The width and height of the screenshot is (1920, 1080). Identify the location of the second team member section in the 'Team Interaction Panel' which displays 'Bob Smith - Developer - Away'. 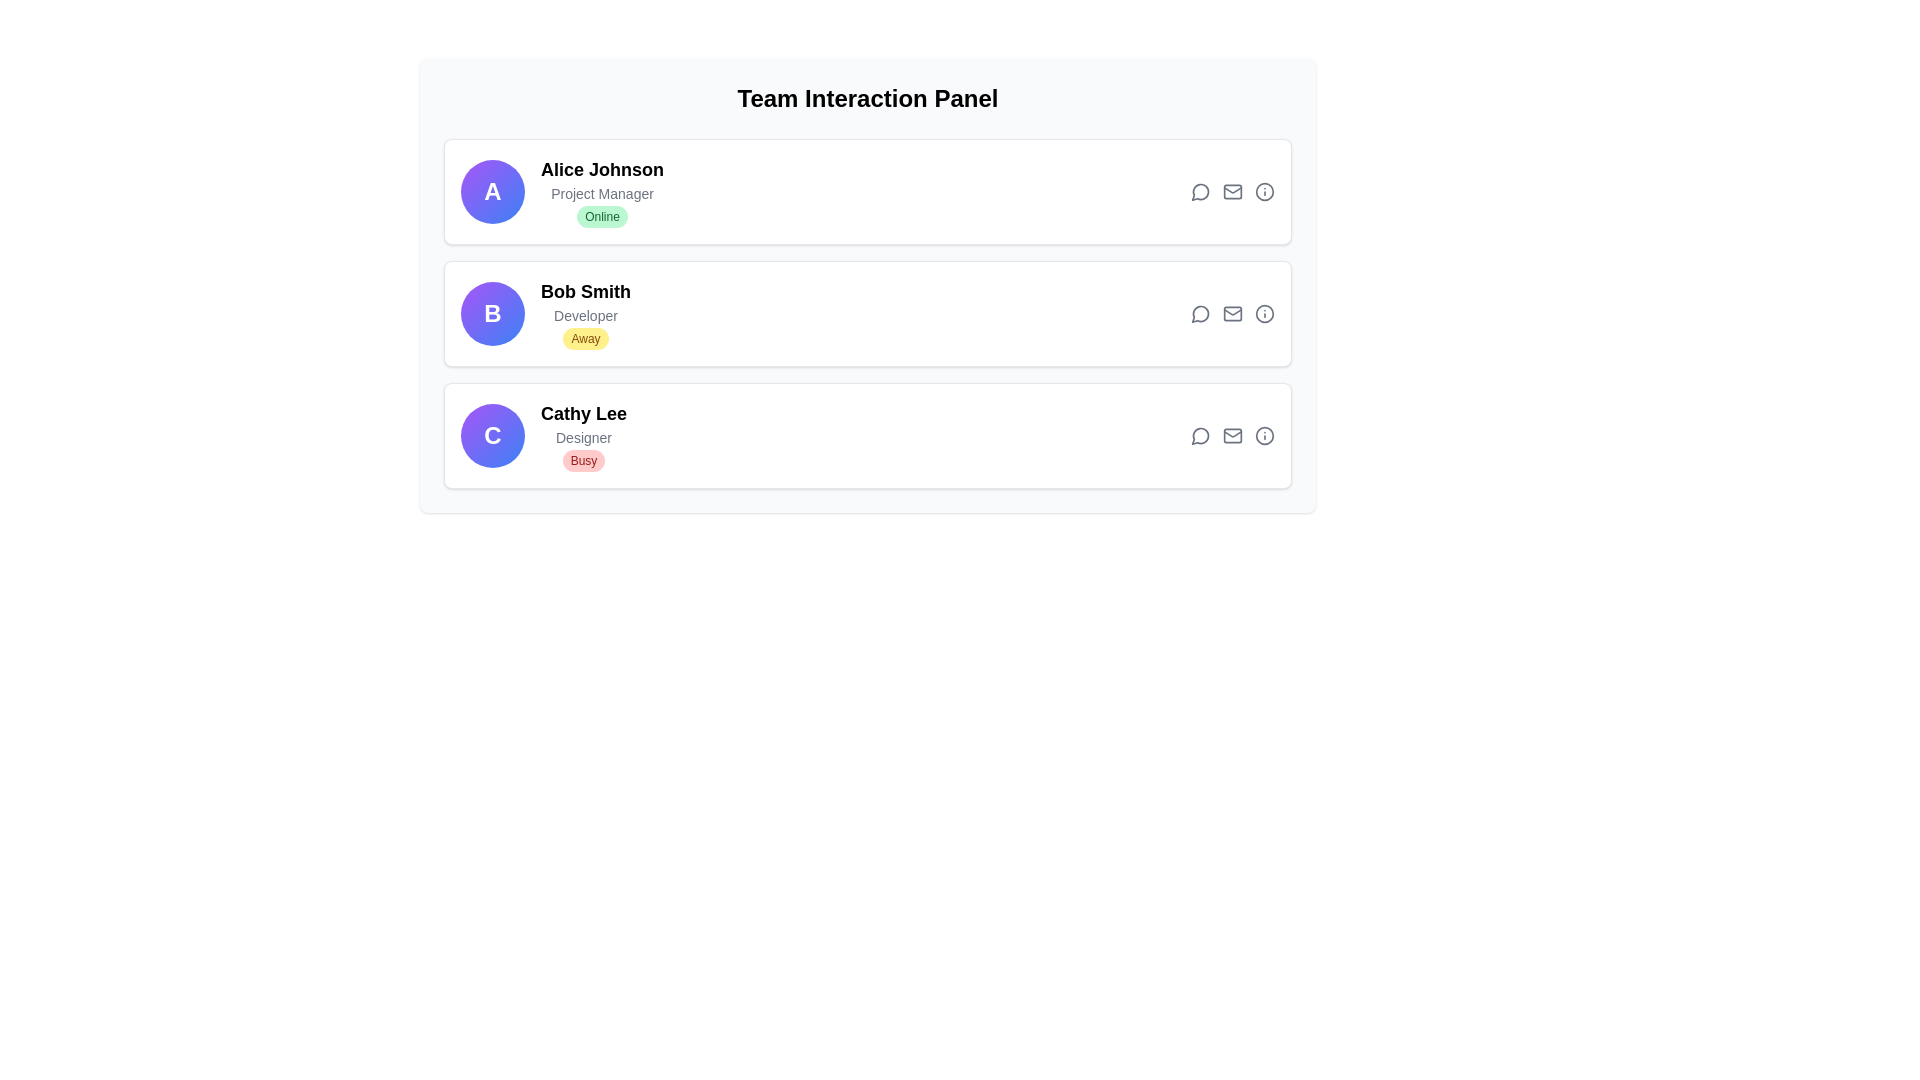
(868, 285).